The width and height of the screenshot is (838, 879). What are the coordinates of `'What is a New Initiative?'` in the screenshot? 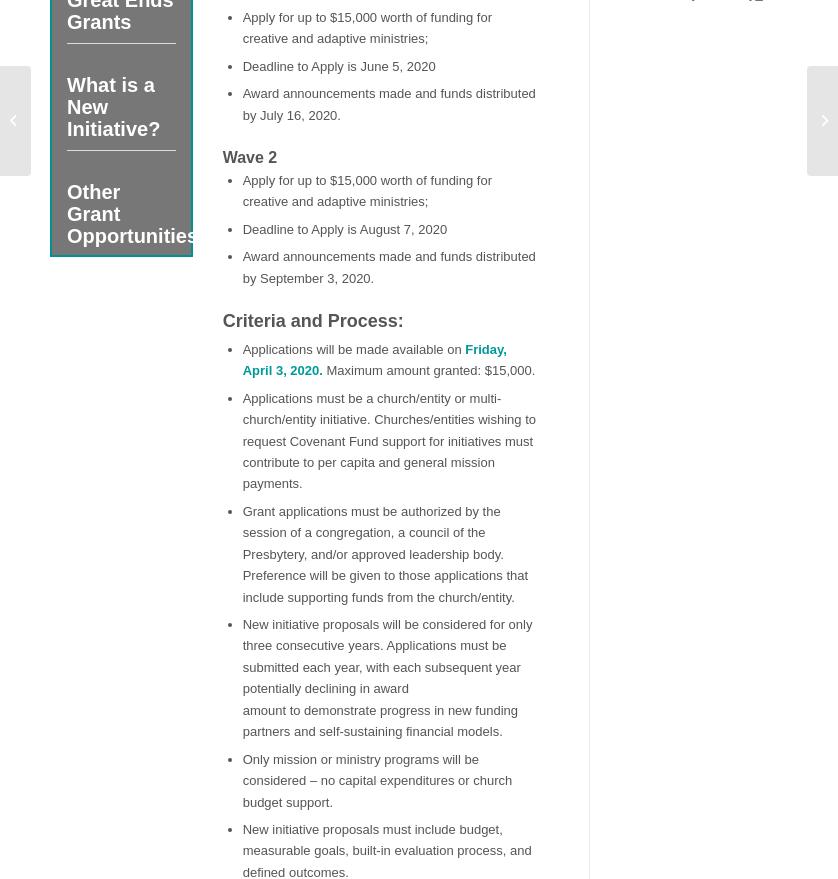 It's located at (113, 105).